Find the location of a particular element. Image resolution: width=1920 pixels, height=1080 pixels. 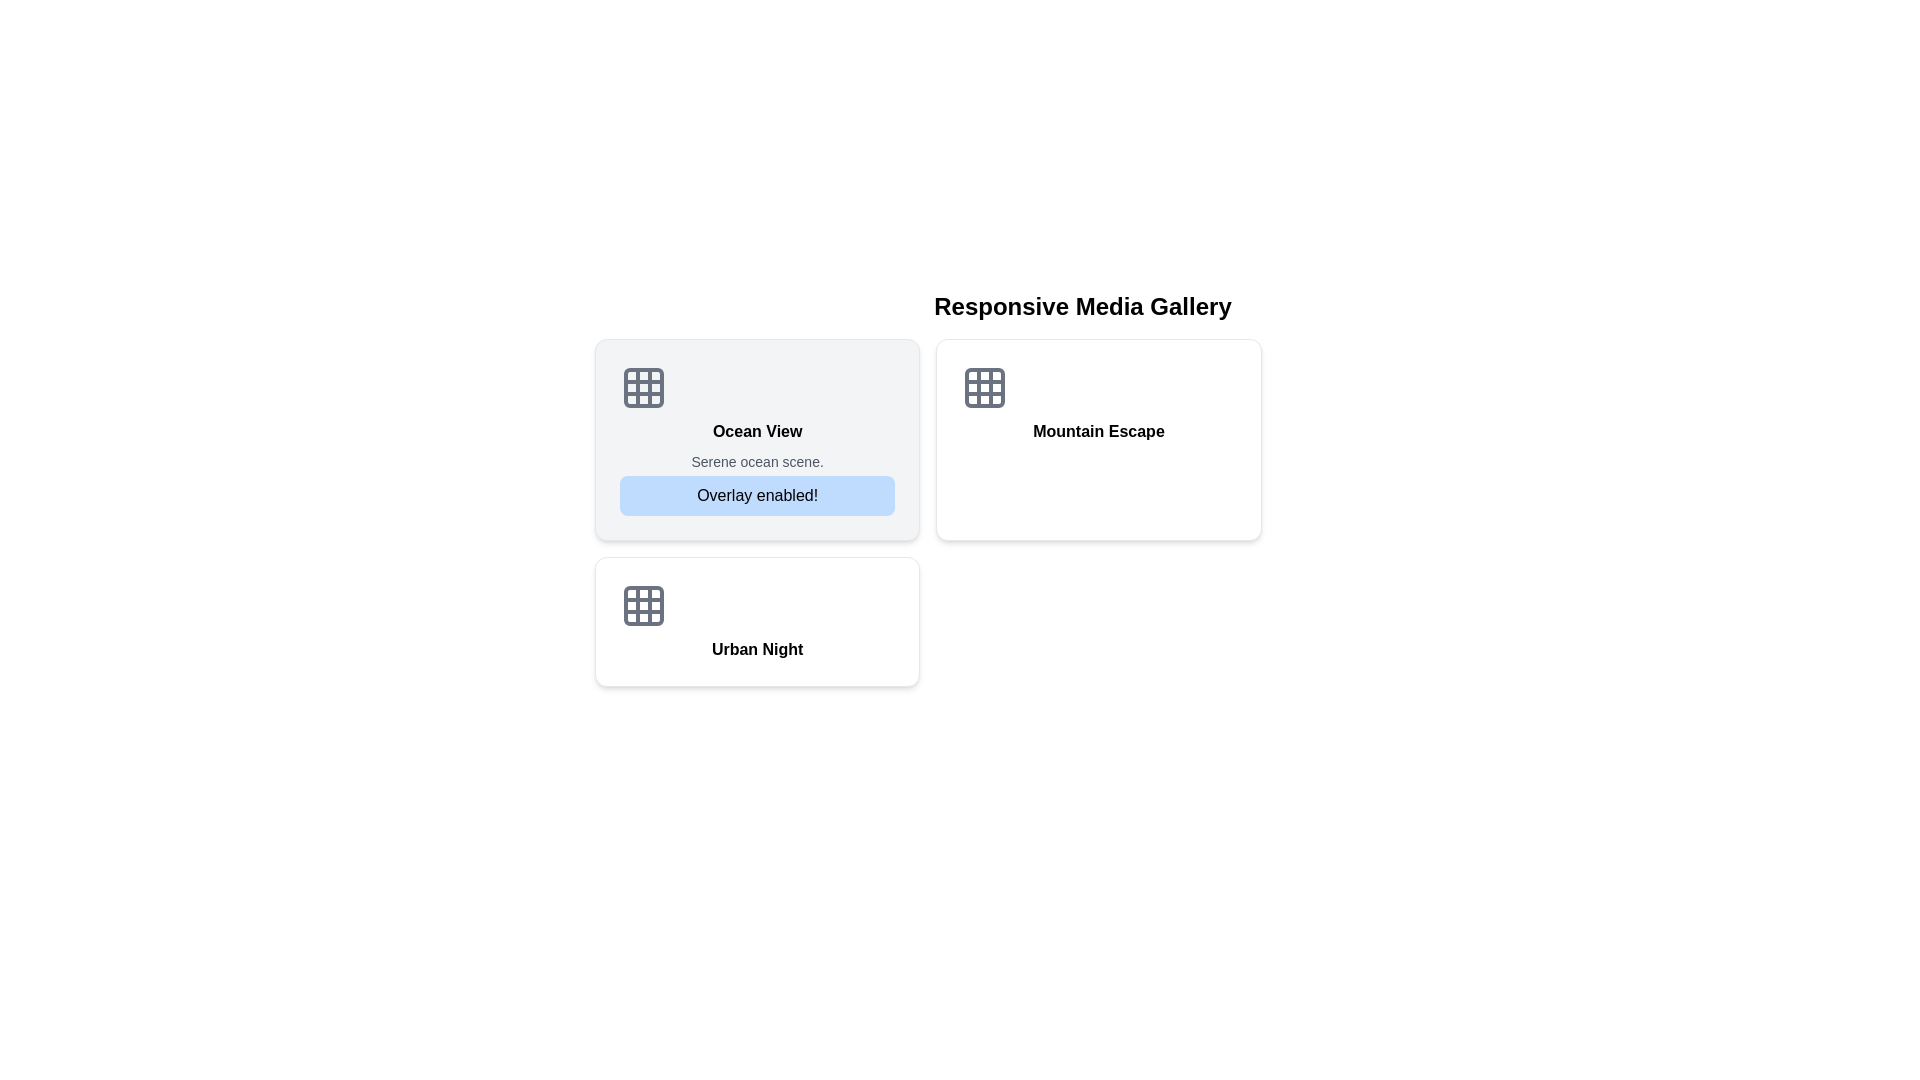

the grid-like square icon located in the upper-left corner of the 'Mountain Escape' card, which has a dark gray outline and a 3x3 grid inside is located at coordinates (985, 388).